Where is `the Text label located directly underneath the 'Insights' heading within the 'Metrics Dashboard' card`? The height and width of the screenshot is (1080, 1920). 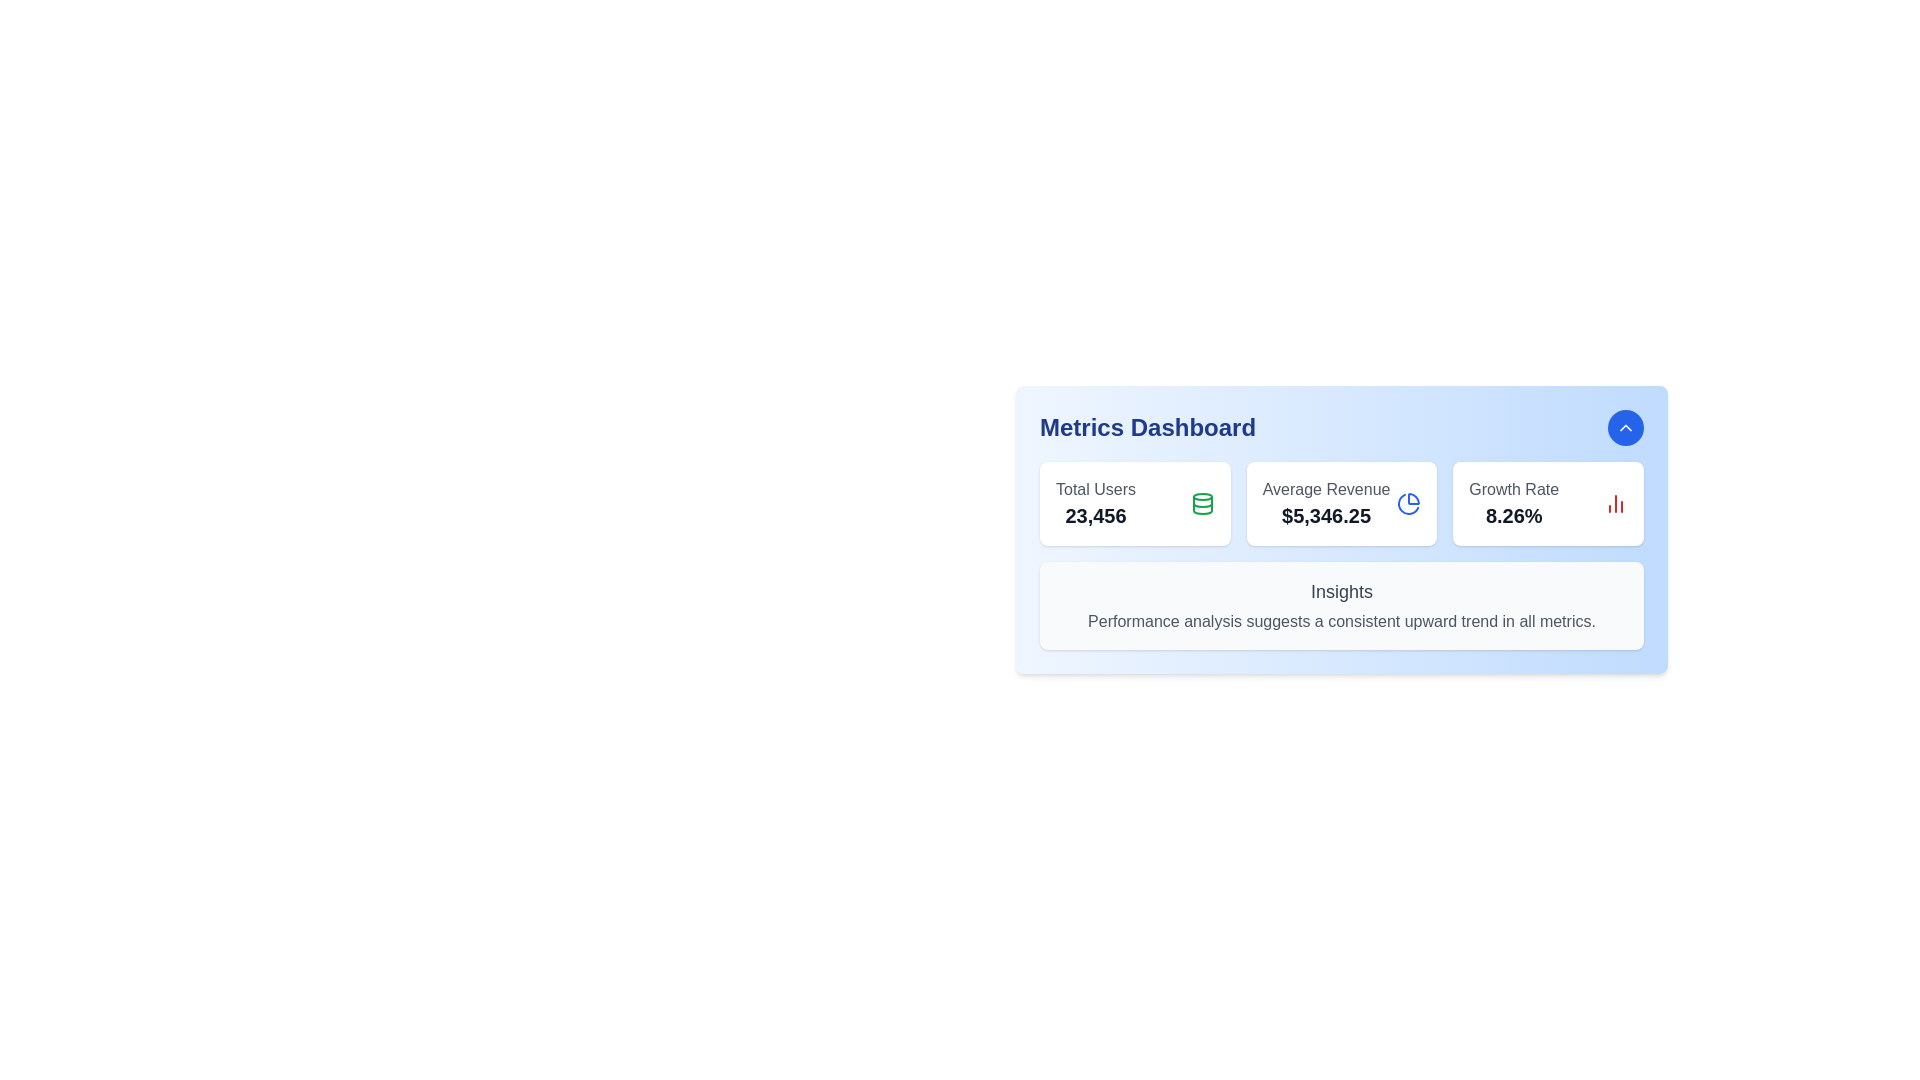 the Text label located directly underneath the 'Insights' heading within the 'Metrics Dashboard' card is located at coordinates (1342, 620).